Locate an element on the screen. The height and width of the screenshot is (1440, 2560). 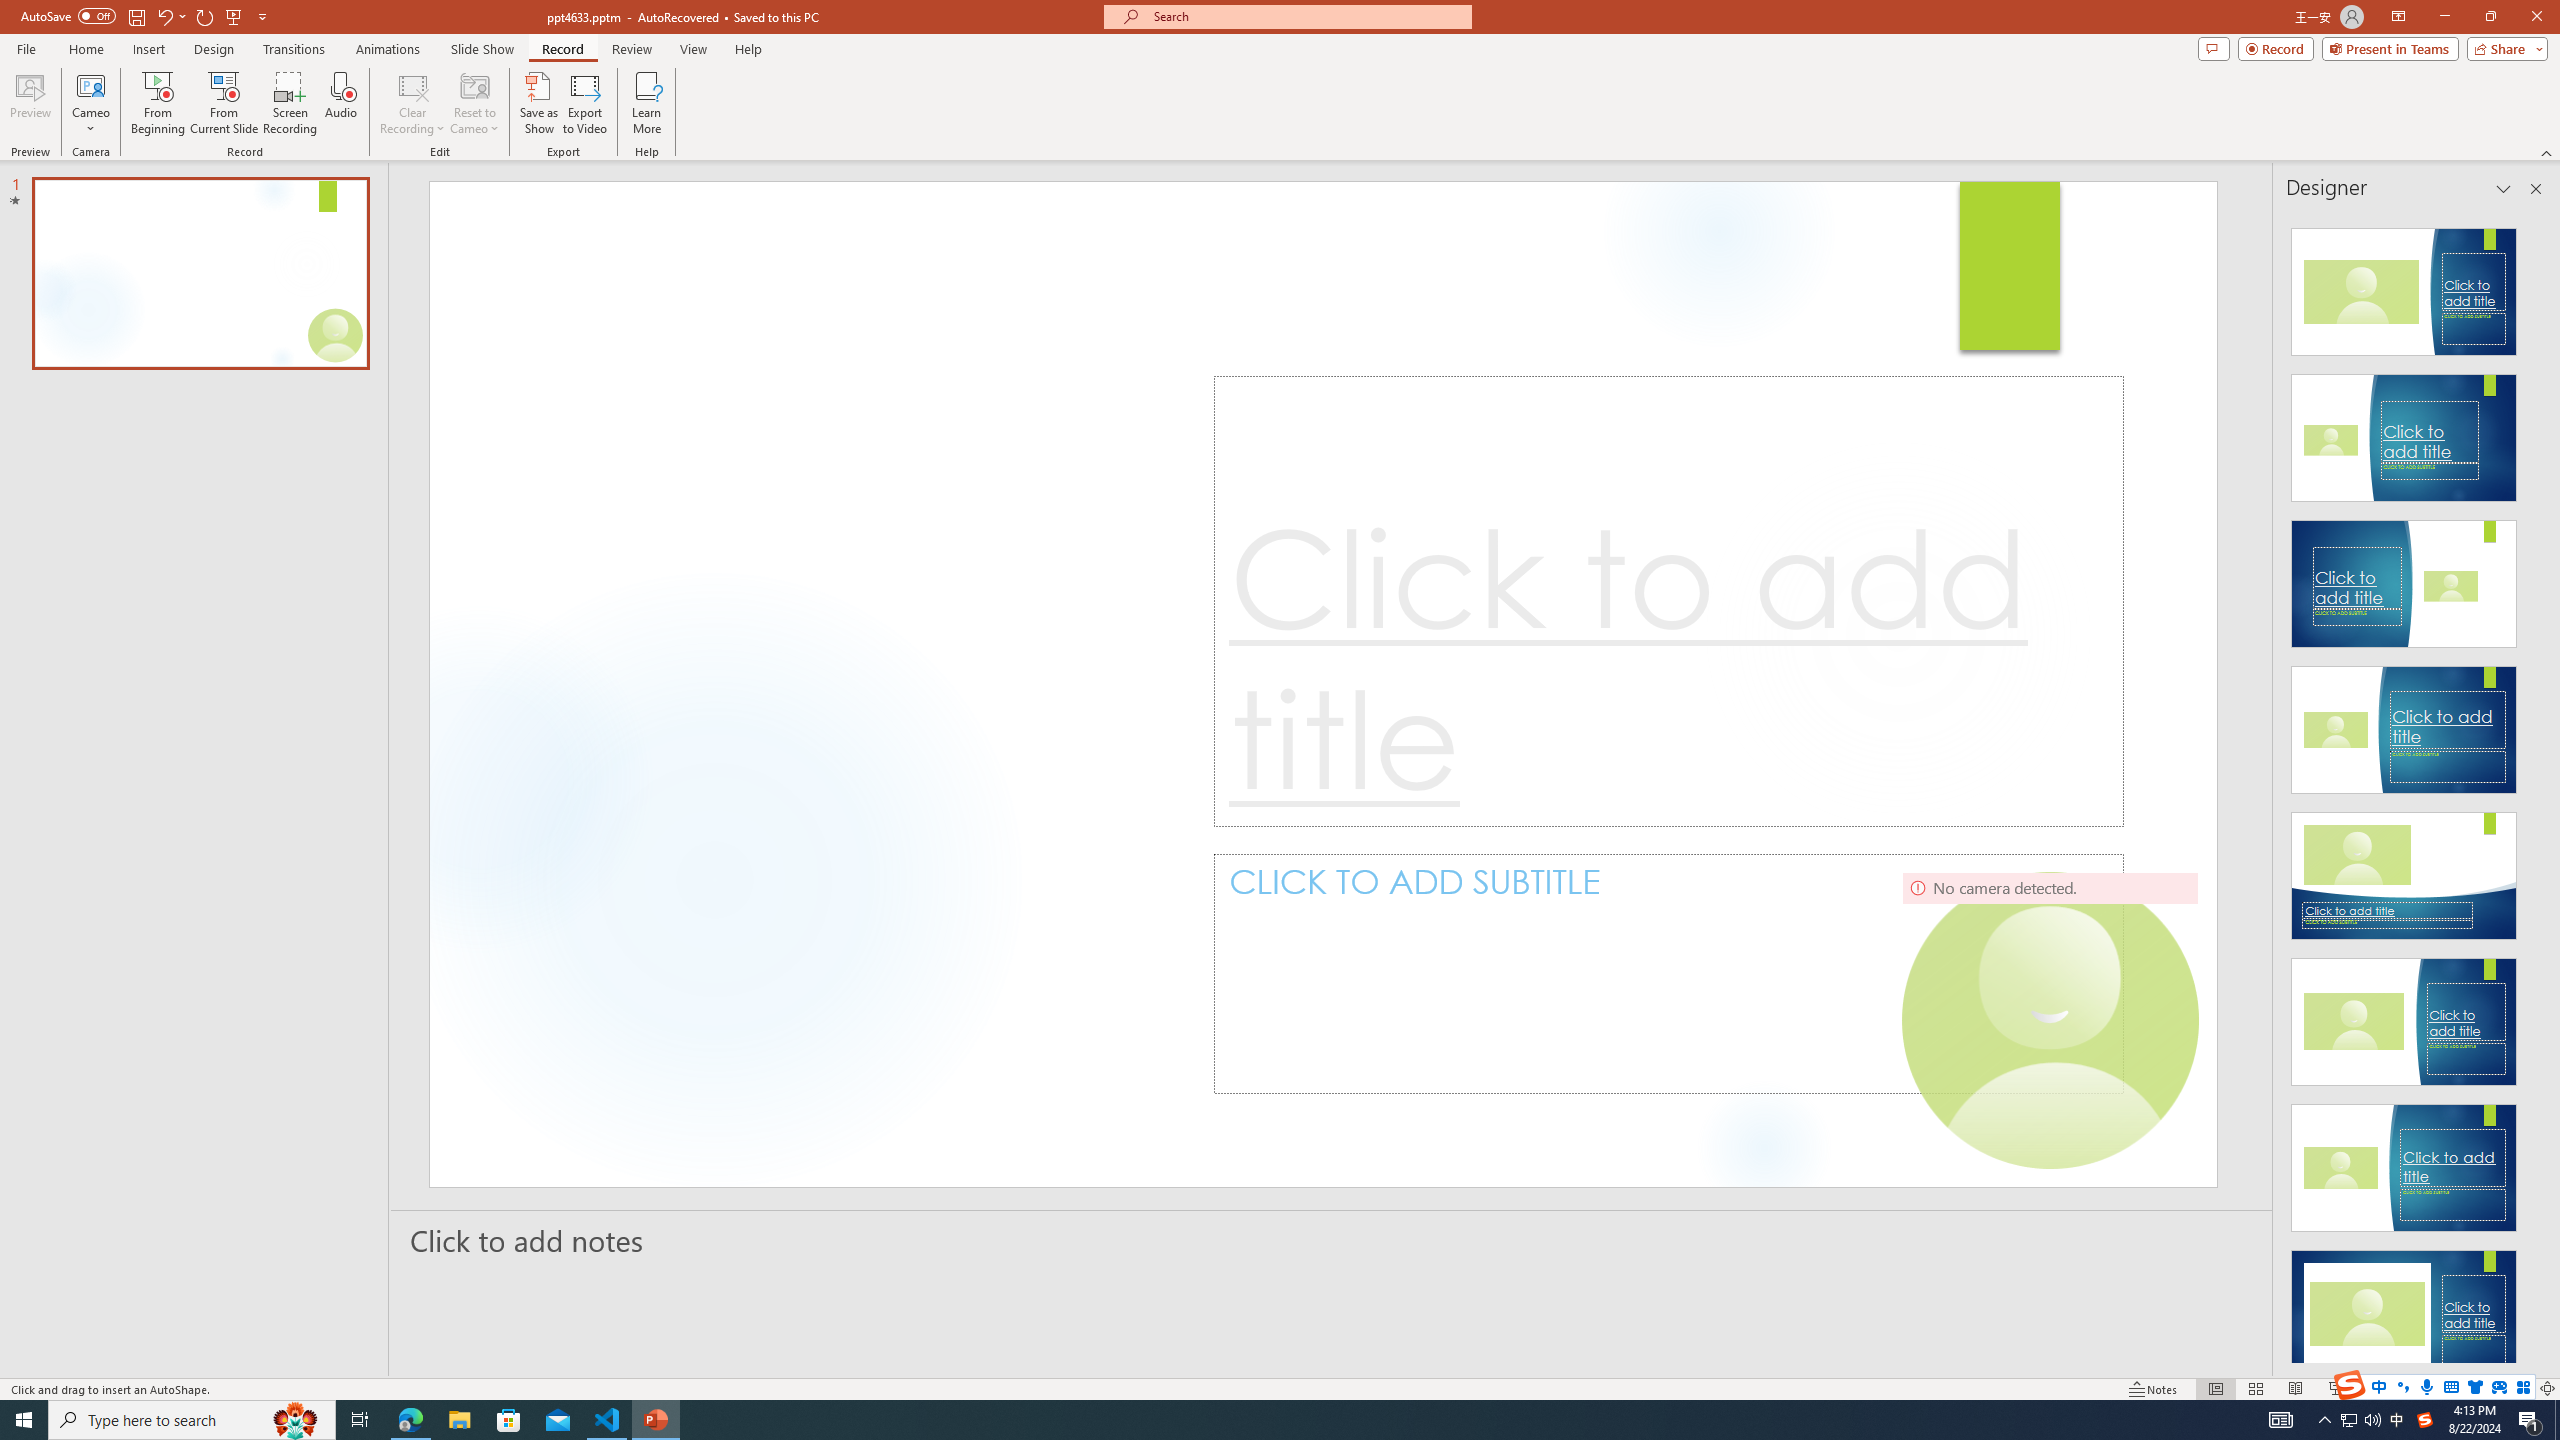
'Screen Recording' is located at coordinates (289, 103).